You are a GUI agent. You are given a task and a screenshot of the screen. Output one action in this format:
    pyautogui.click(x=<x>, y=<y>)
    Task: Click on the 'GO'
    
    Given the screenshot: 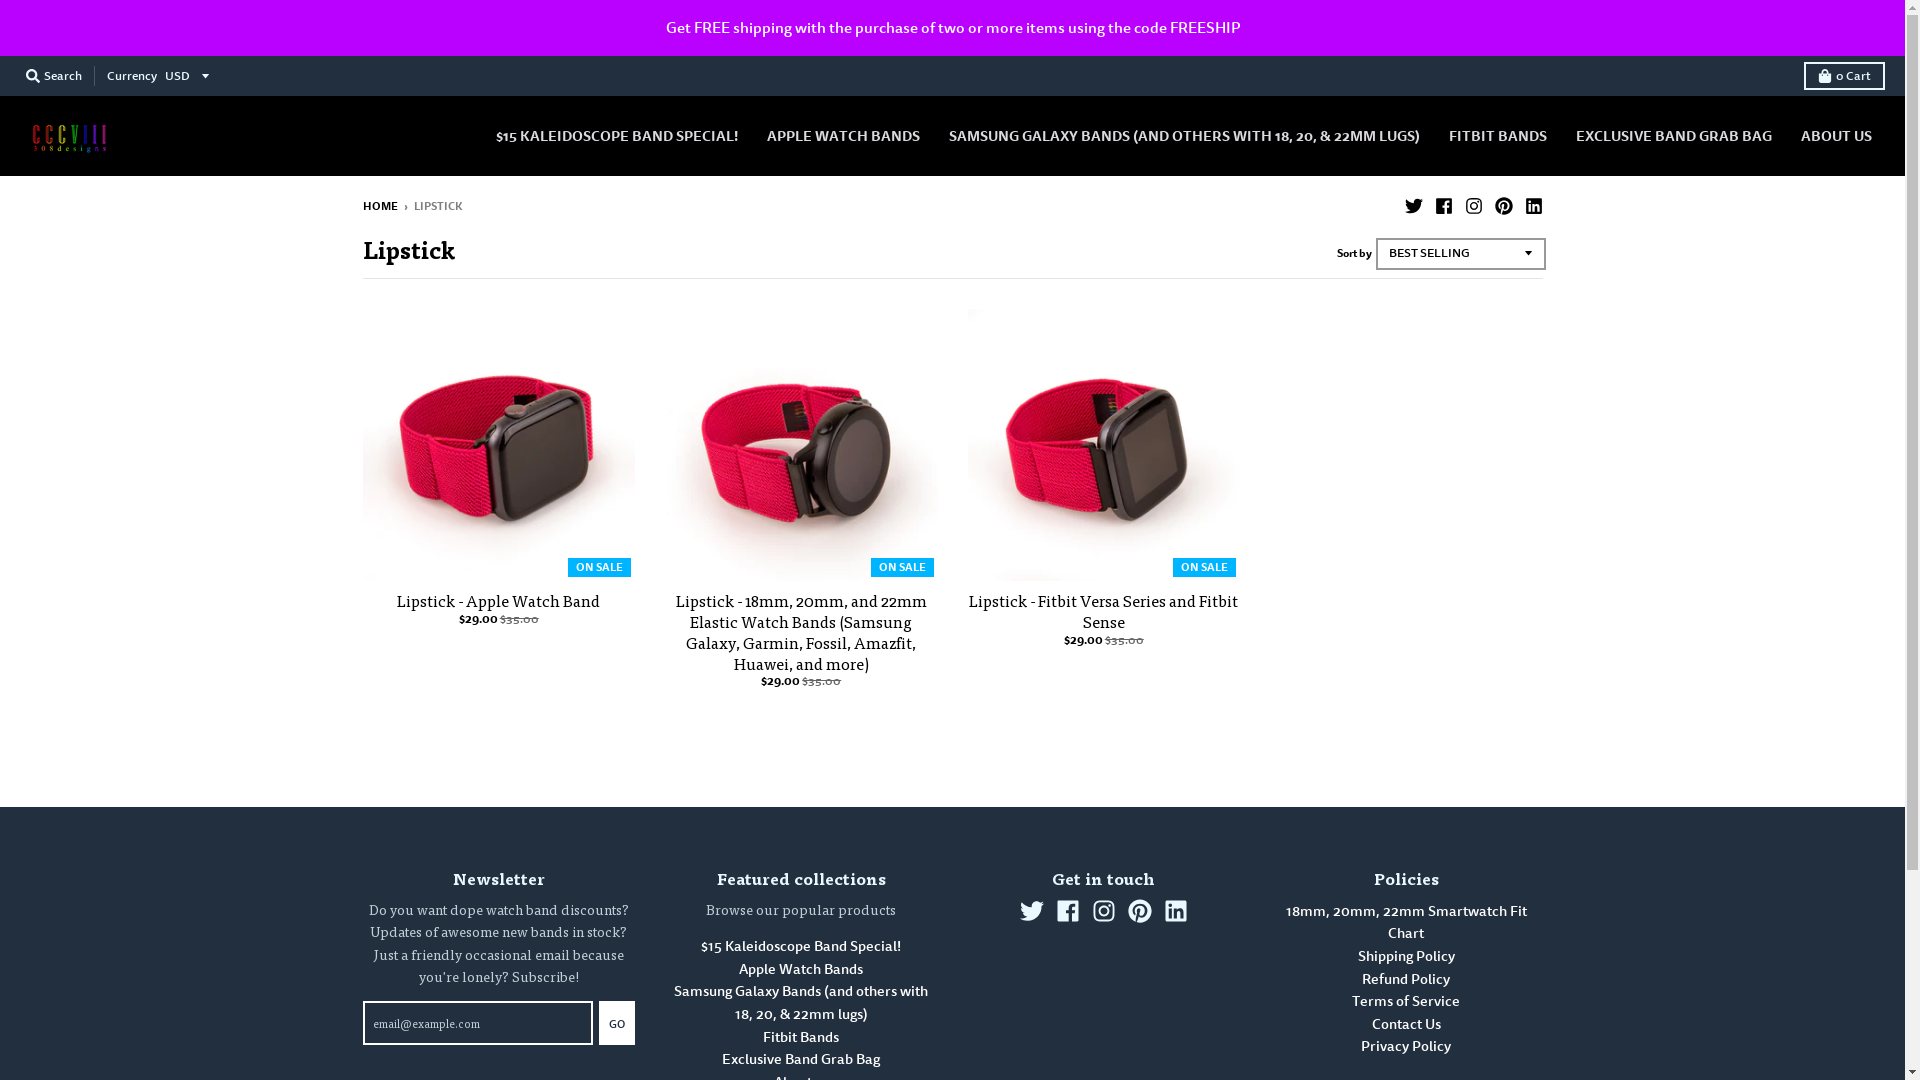 What is the action you would take?
    pyautogui.click(x=598, y=1022)
    